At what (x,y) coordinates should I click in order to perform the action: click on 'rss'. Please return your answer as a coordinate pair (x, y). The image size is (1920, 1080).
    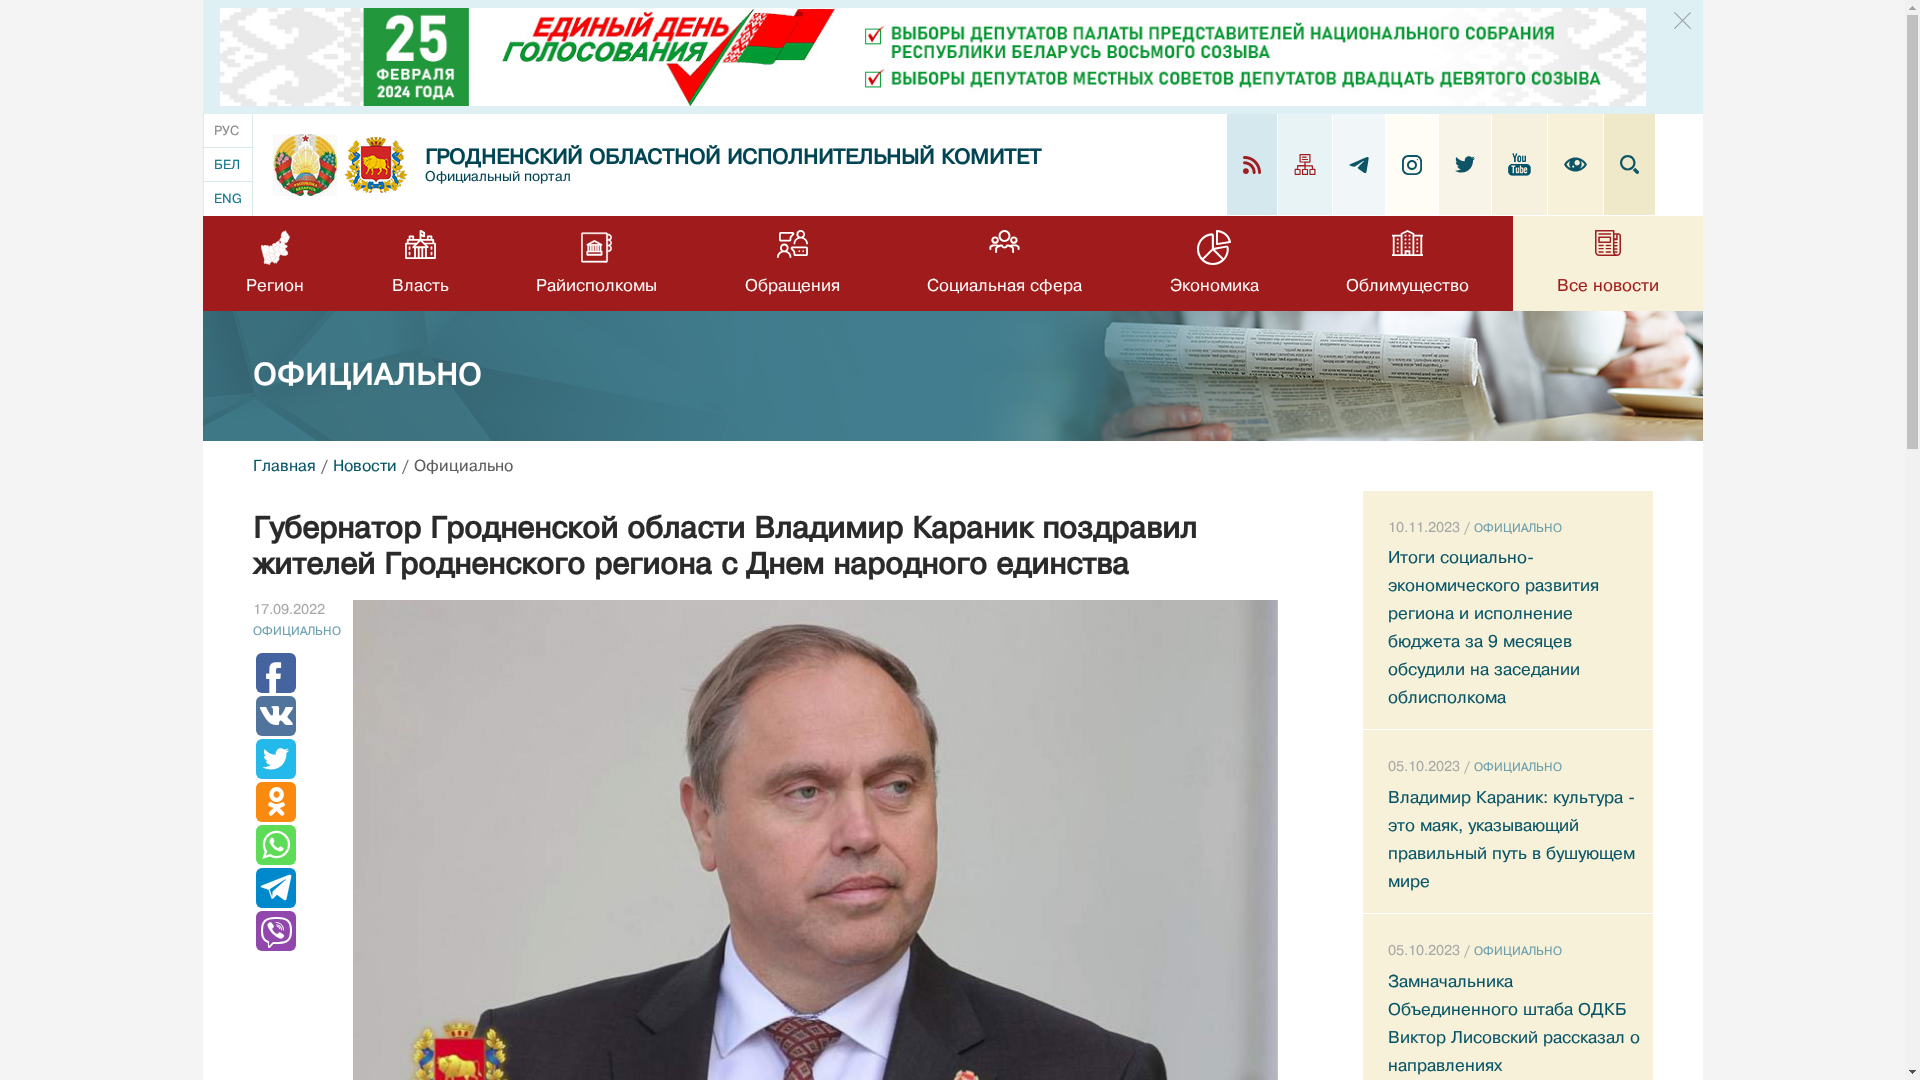
    Looking at the image, I should click on (1250, 164).